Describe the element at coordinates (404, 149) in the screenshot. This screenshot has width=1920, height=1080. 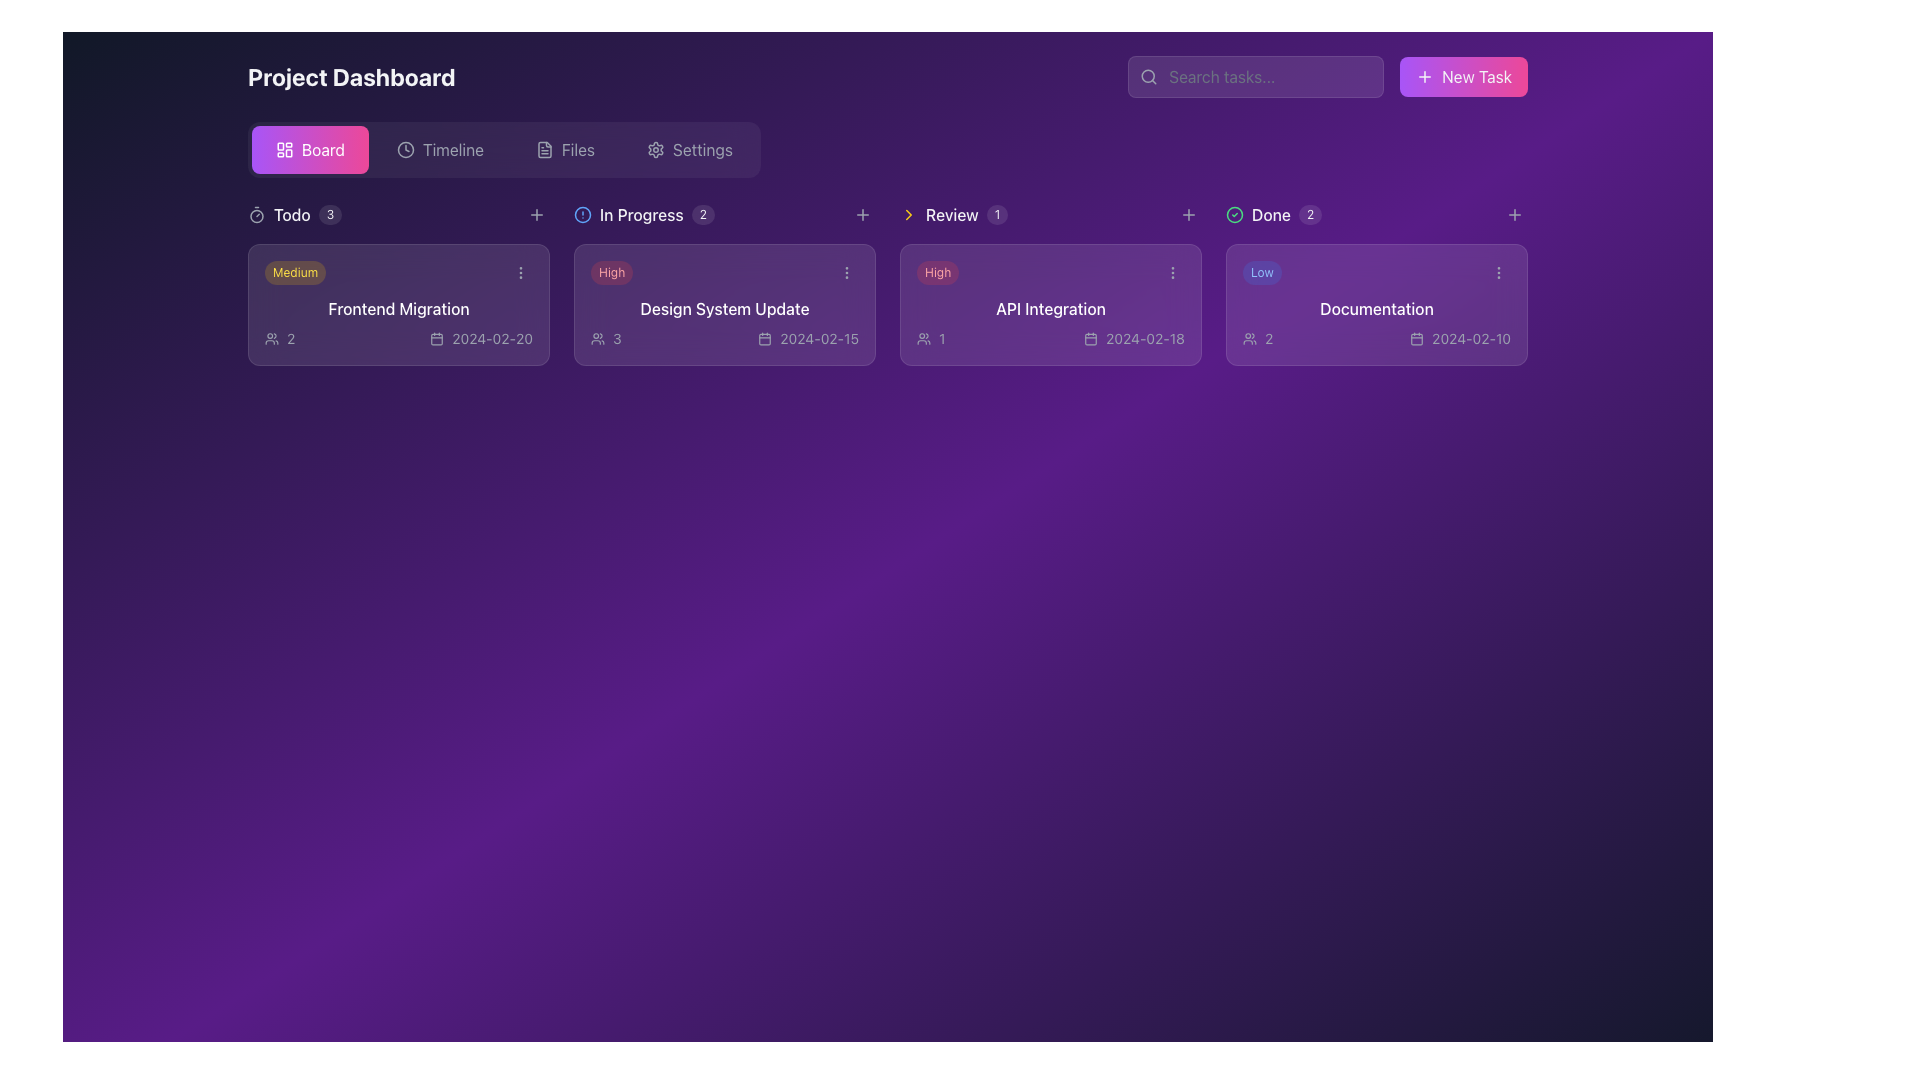
I see `the SVG circle that represents the clock face in the 'Timeline' menu section of the dashboard` at that location.